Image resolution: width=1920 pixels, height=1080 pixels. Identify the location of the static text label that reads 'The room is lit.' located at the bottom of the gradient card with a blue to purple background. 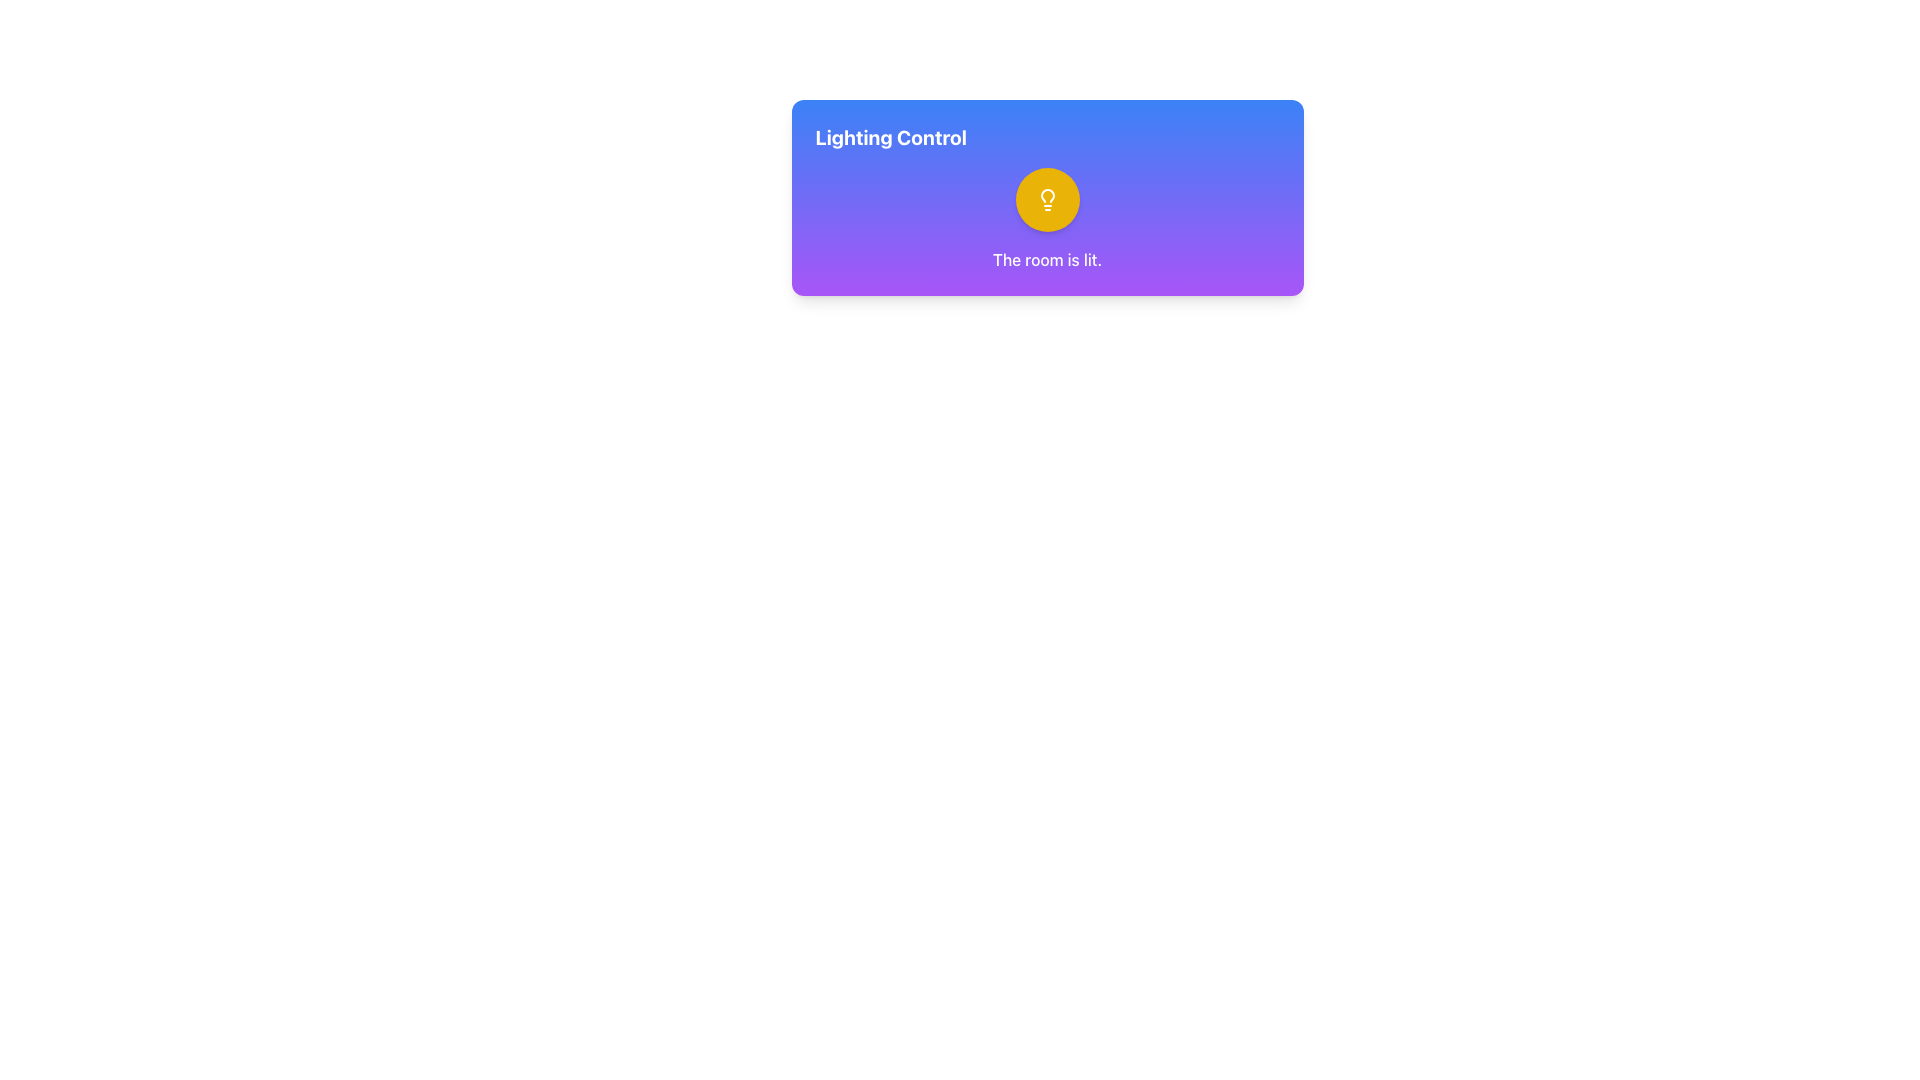
(1046, 258).